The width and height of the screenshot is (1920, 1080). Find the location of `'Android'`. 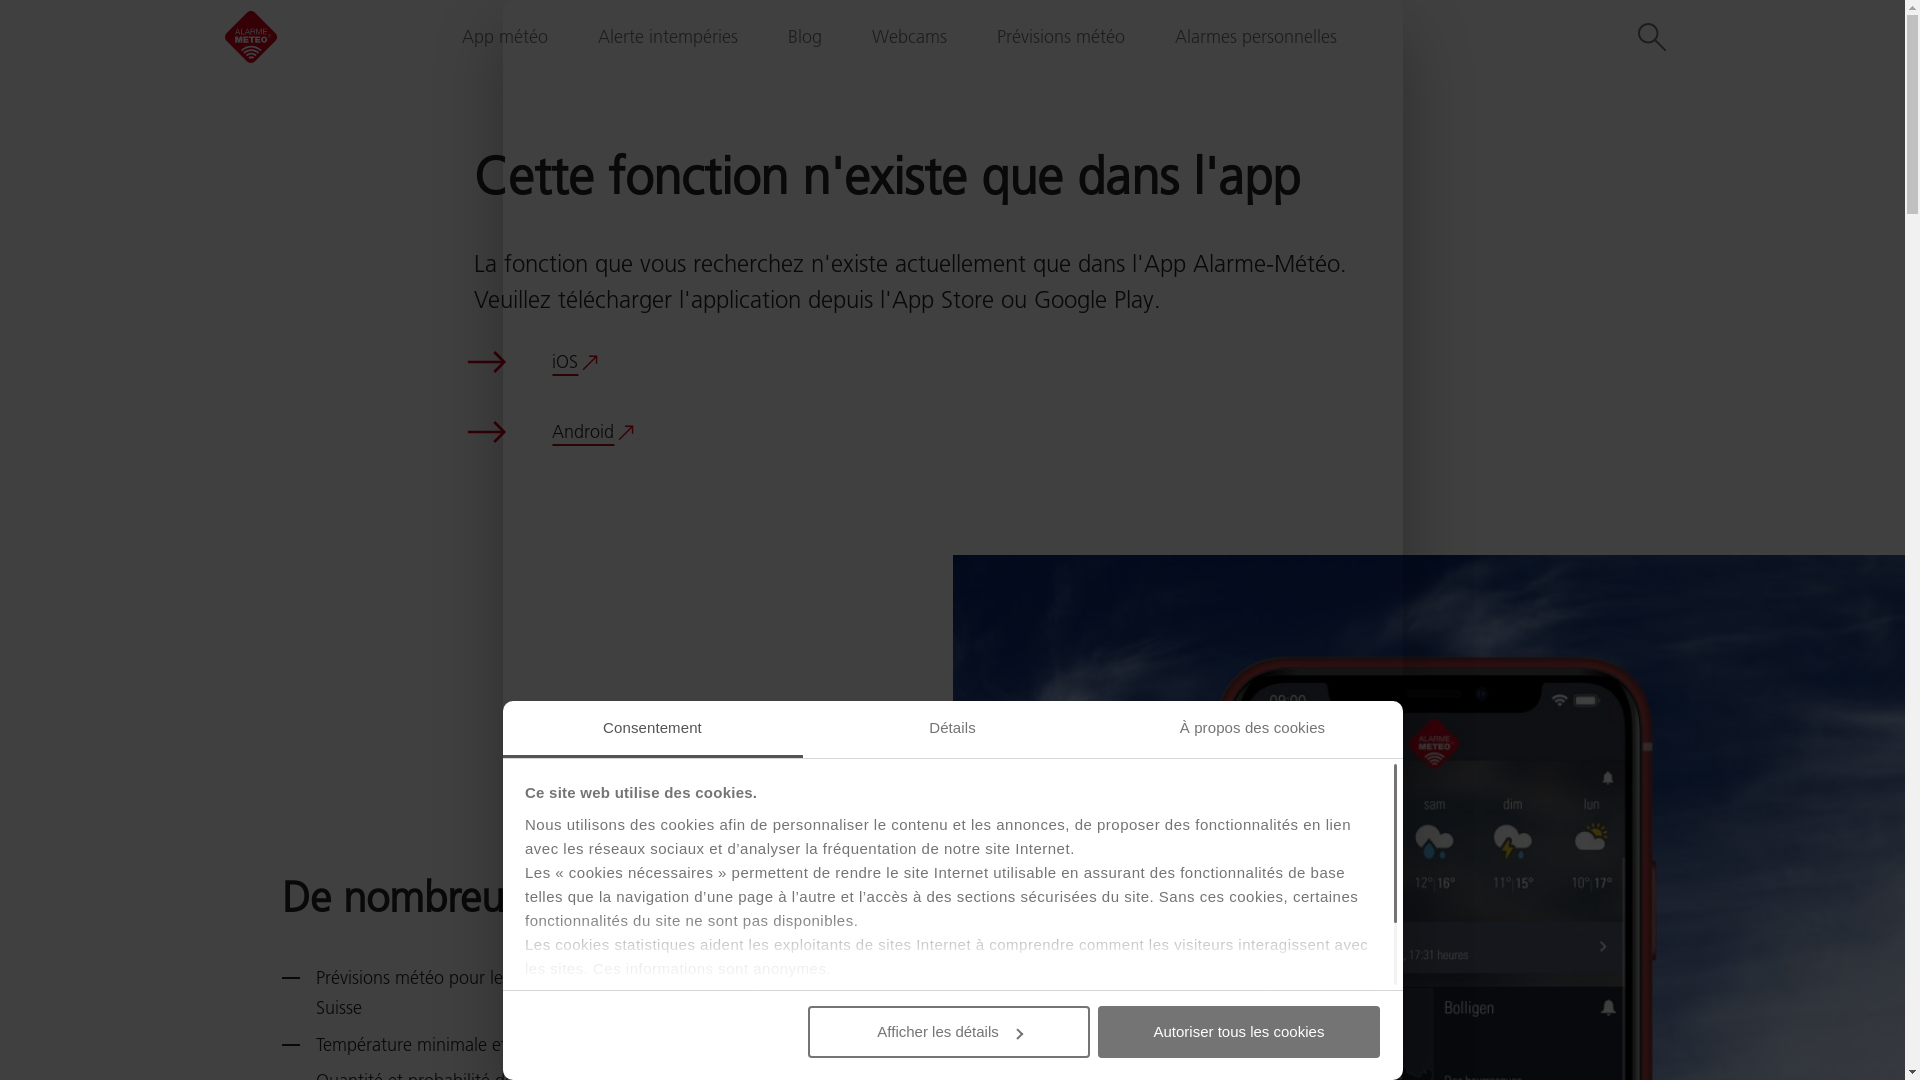

'Android' is located at coordinates (592, 431).